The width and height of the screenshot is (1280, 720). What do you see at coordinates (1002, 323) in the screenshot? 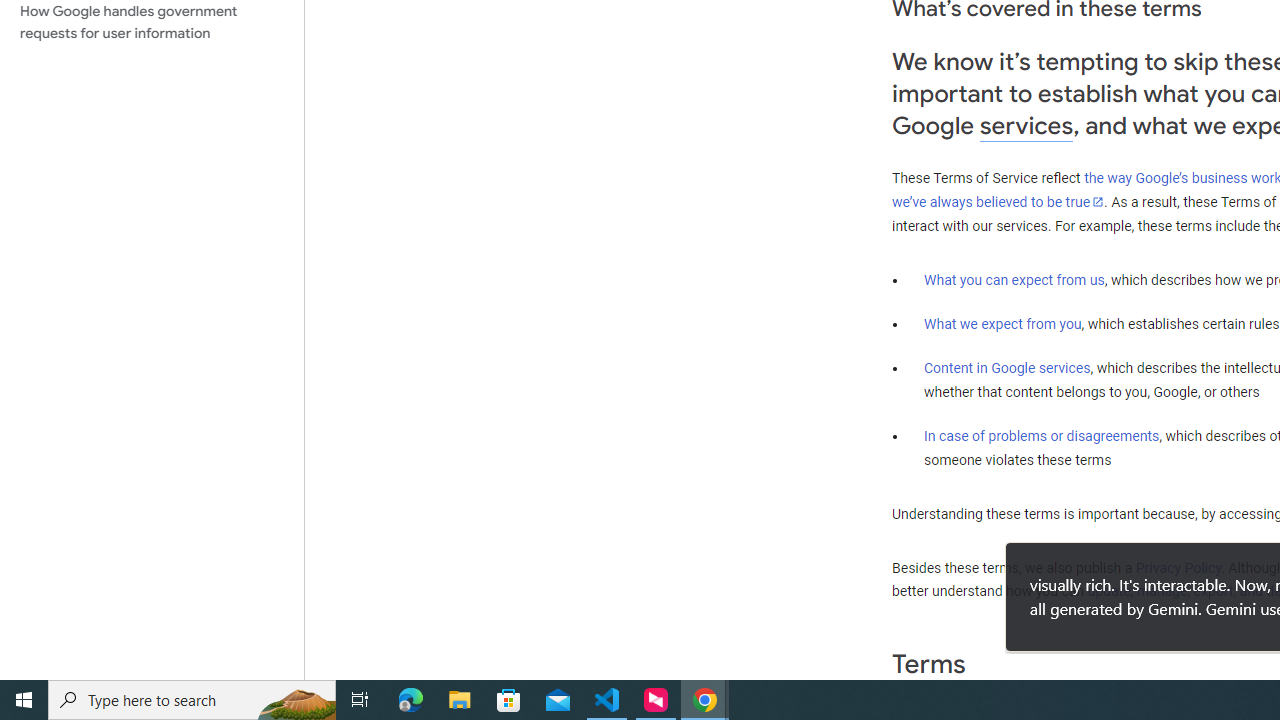
I see `'What we expect from you'` at bounding box center [1002, 323].